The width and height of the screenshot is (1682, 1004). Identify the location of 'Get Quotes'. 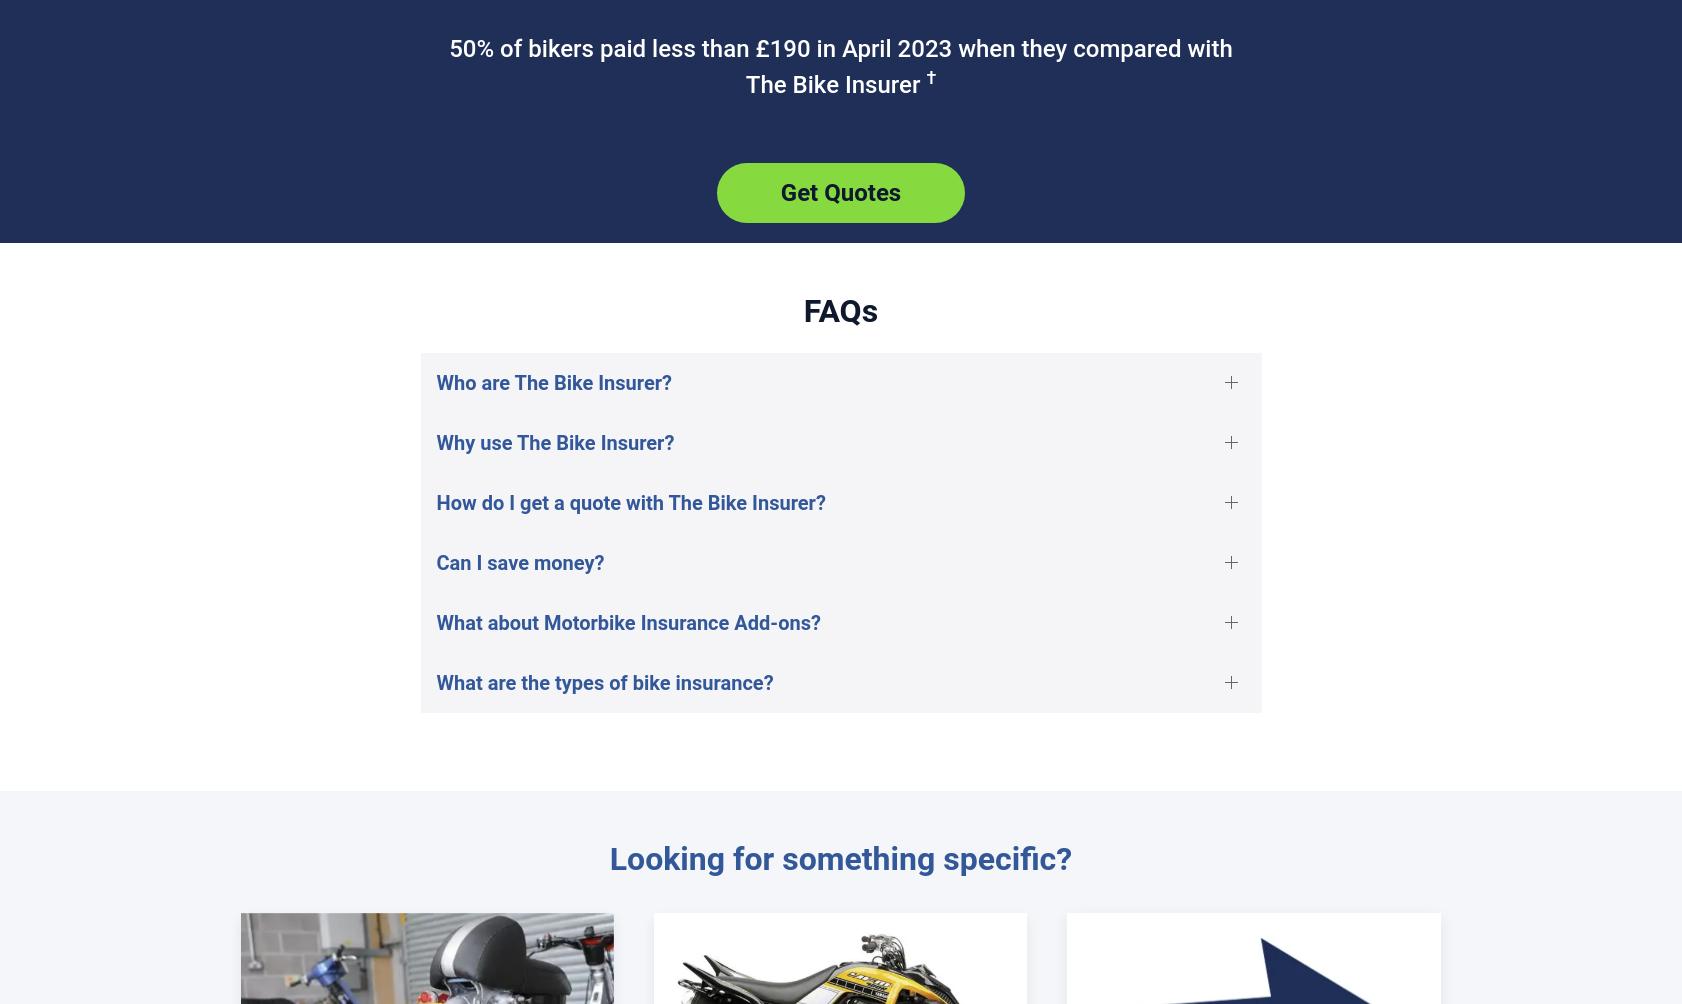
(840, 191).